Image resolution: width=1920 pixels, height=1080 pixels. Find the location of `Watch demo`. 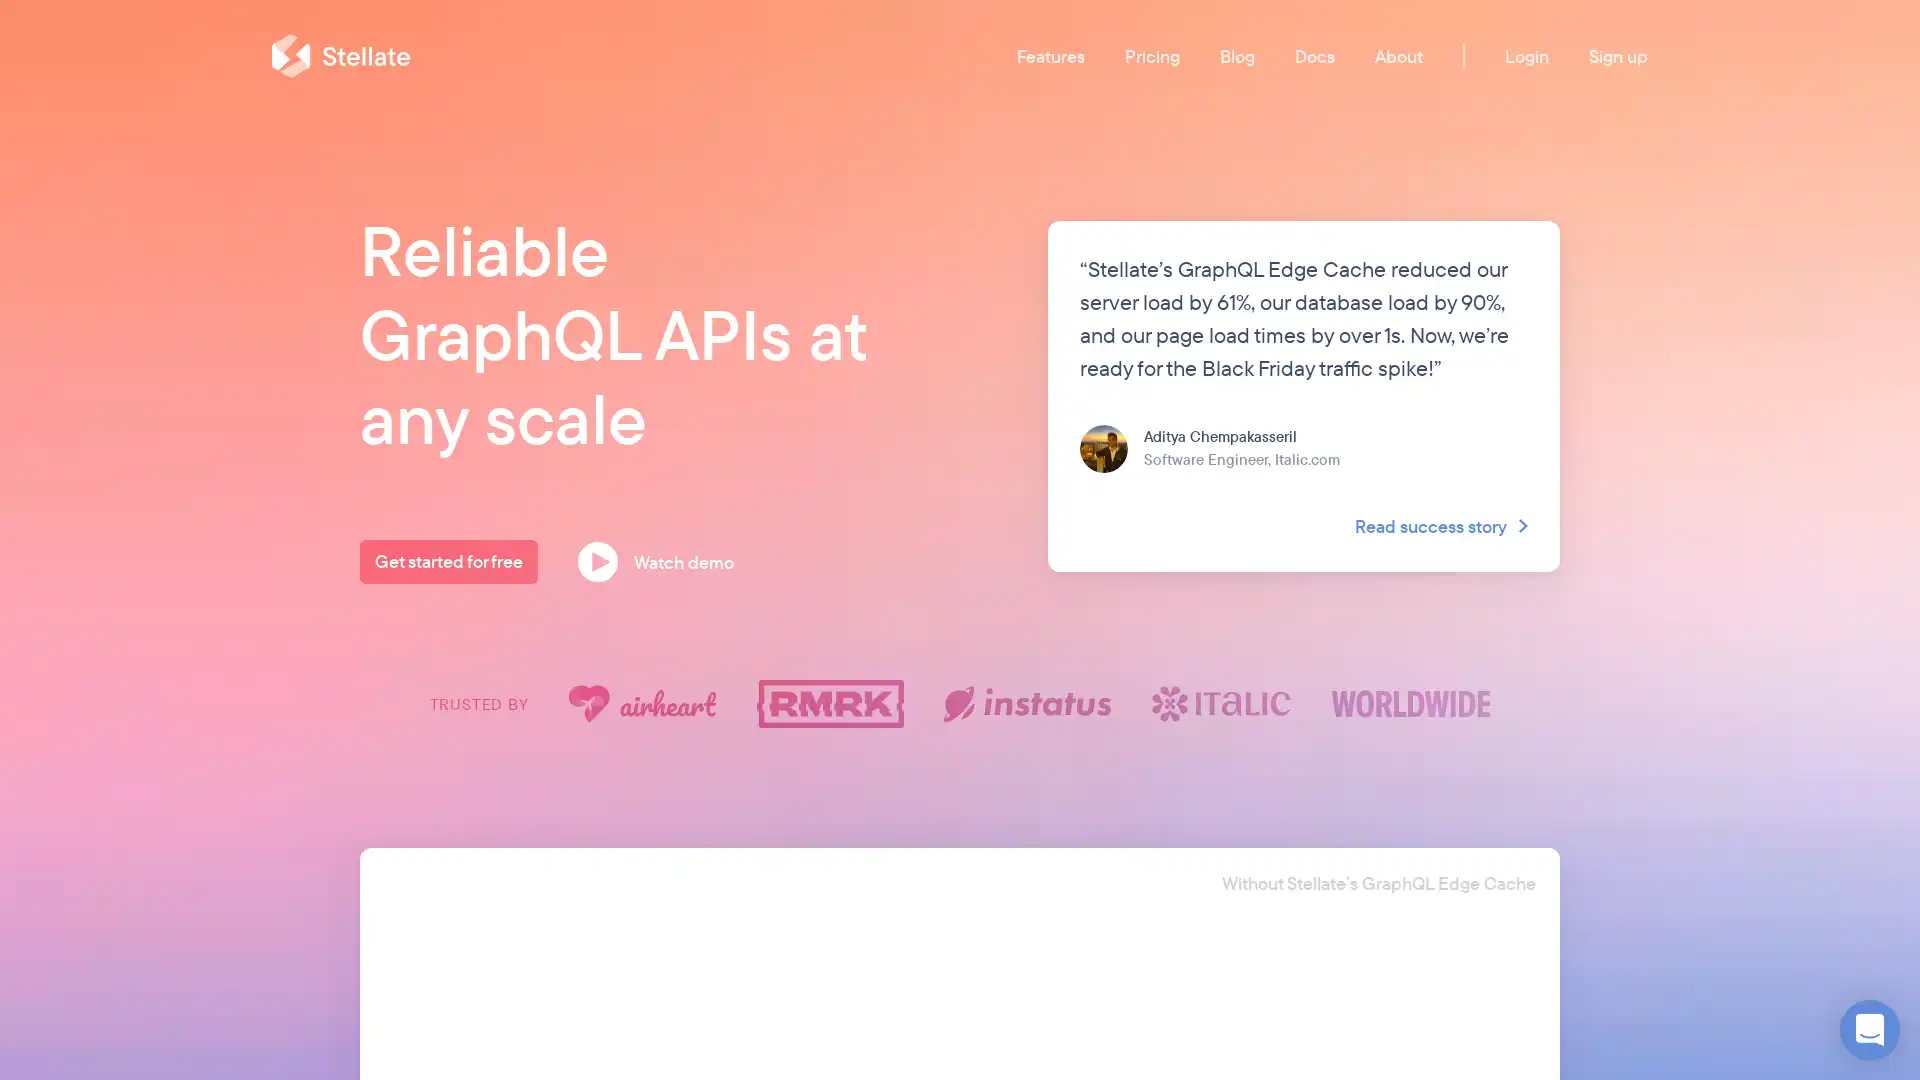

Watch demo is located at coordinates (663, 562).